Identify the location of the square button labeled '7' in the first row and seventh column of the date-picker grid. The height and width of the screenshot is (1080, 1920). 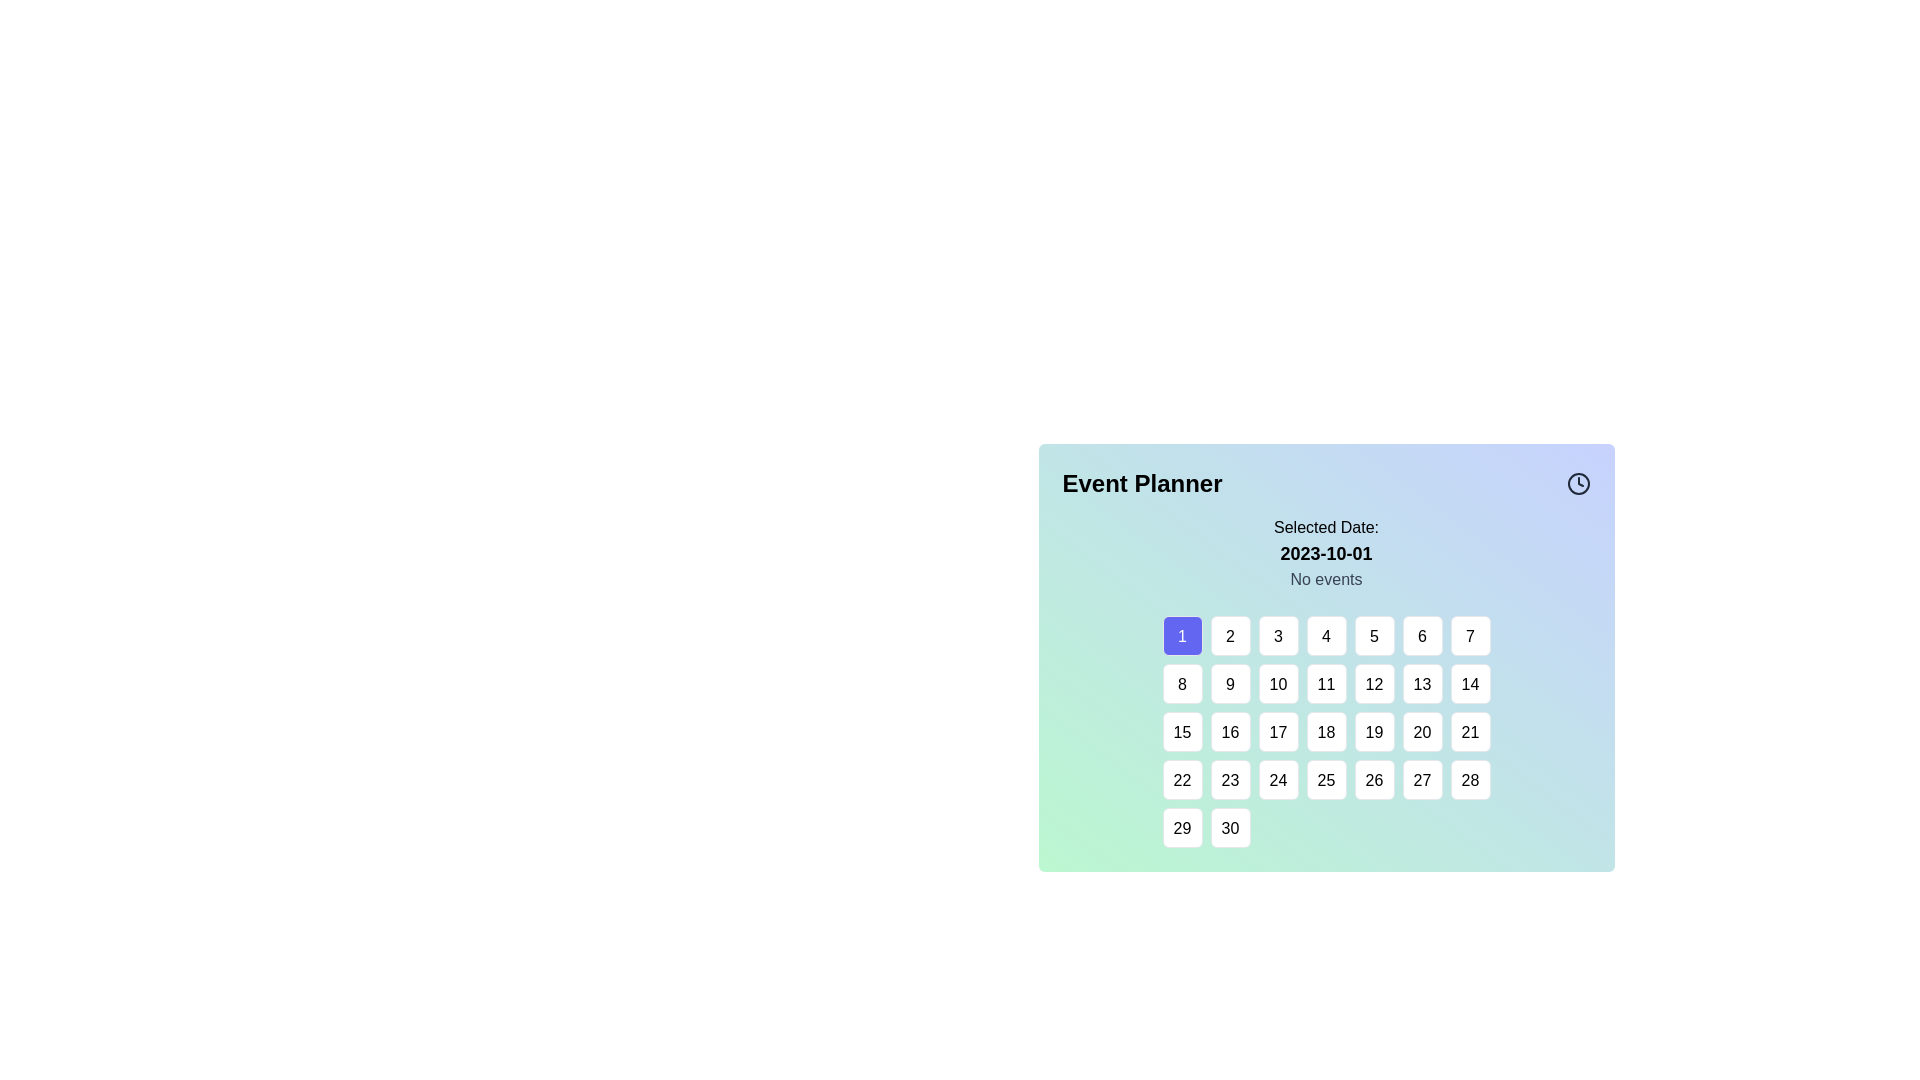
(1470, 636).